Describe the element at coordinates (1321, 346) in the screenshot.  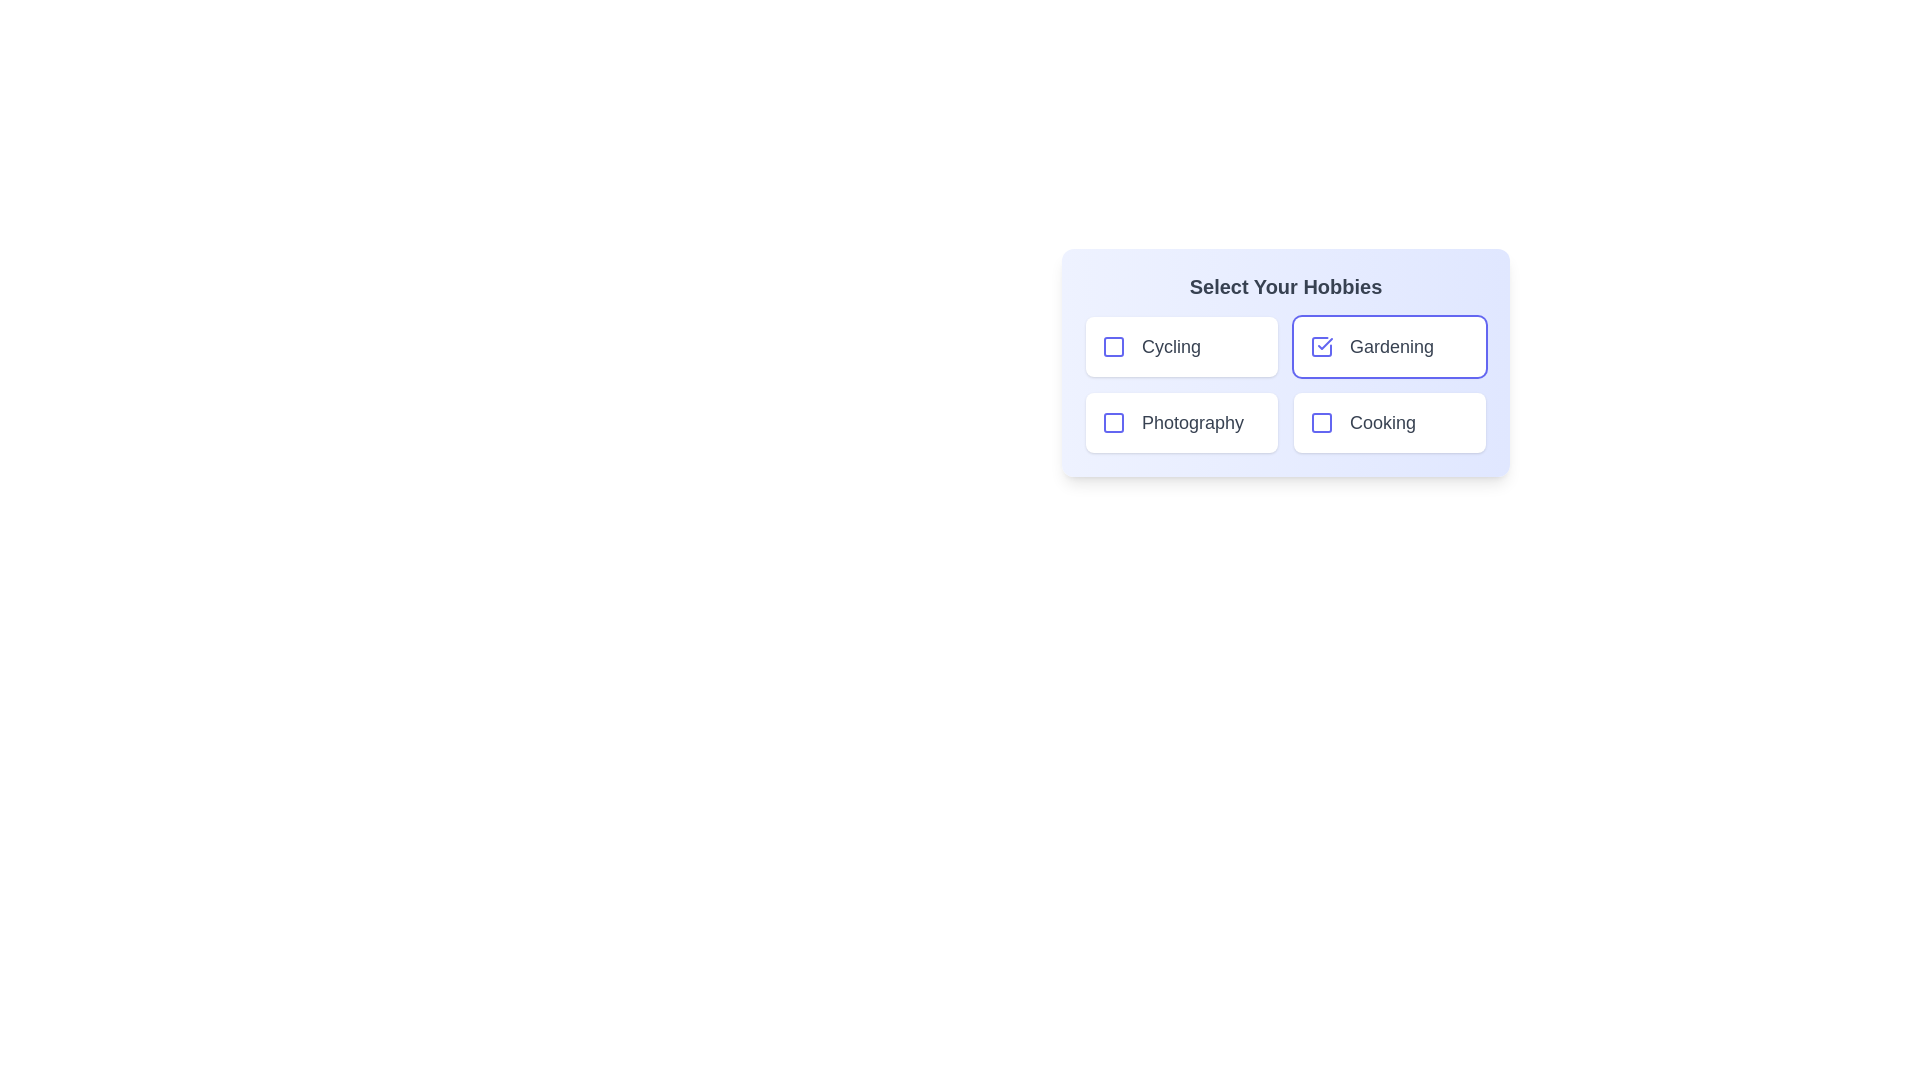
I see `the hobby item Gardening` at that location.